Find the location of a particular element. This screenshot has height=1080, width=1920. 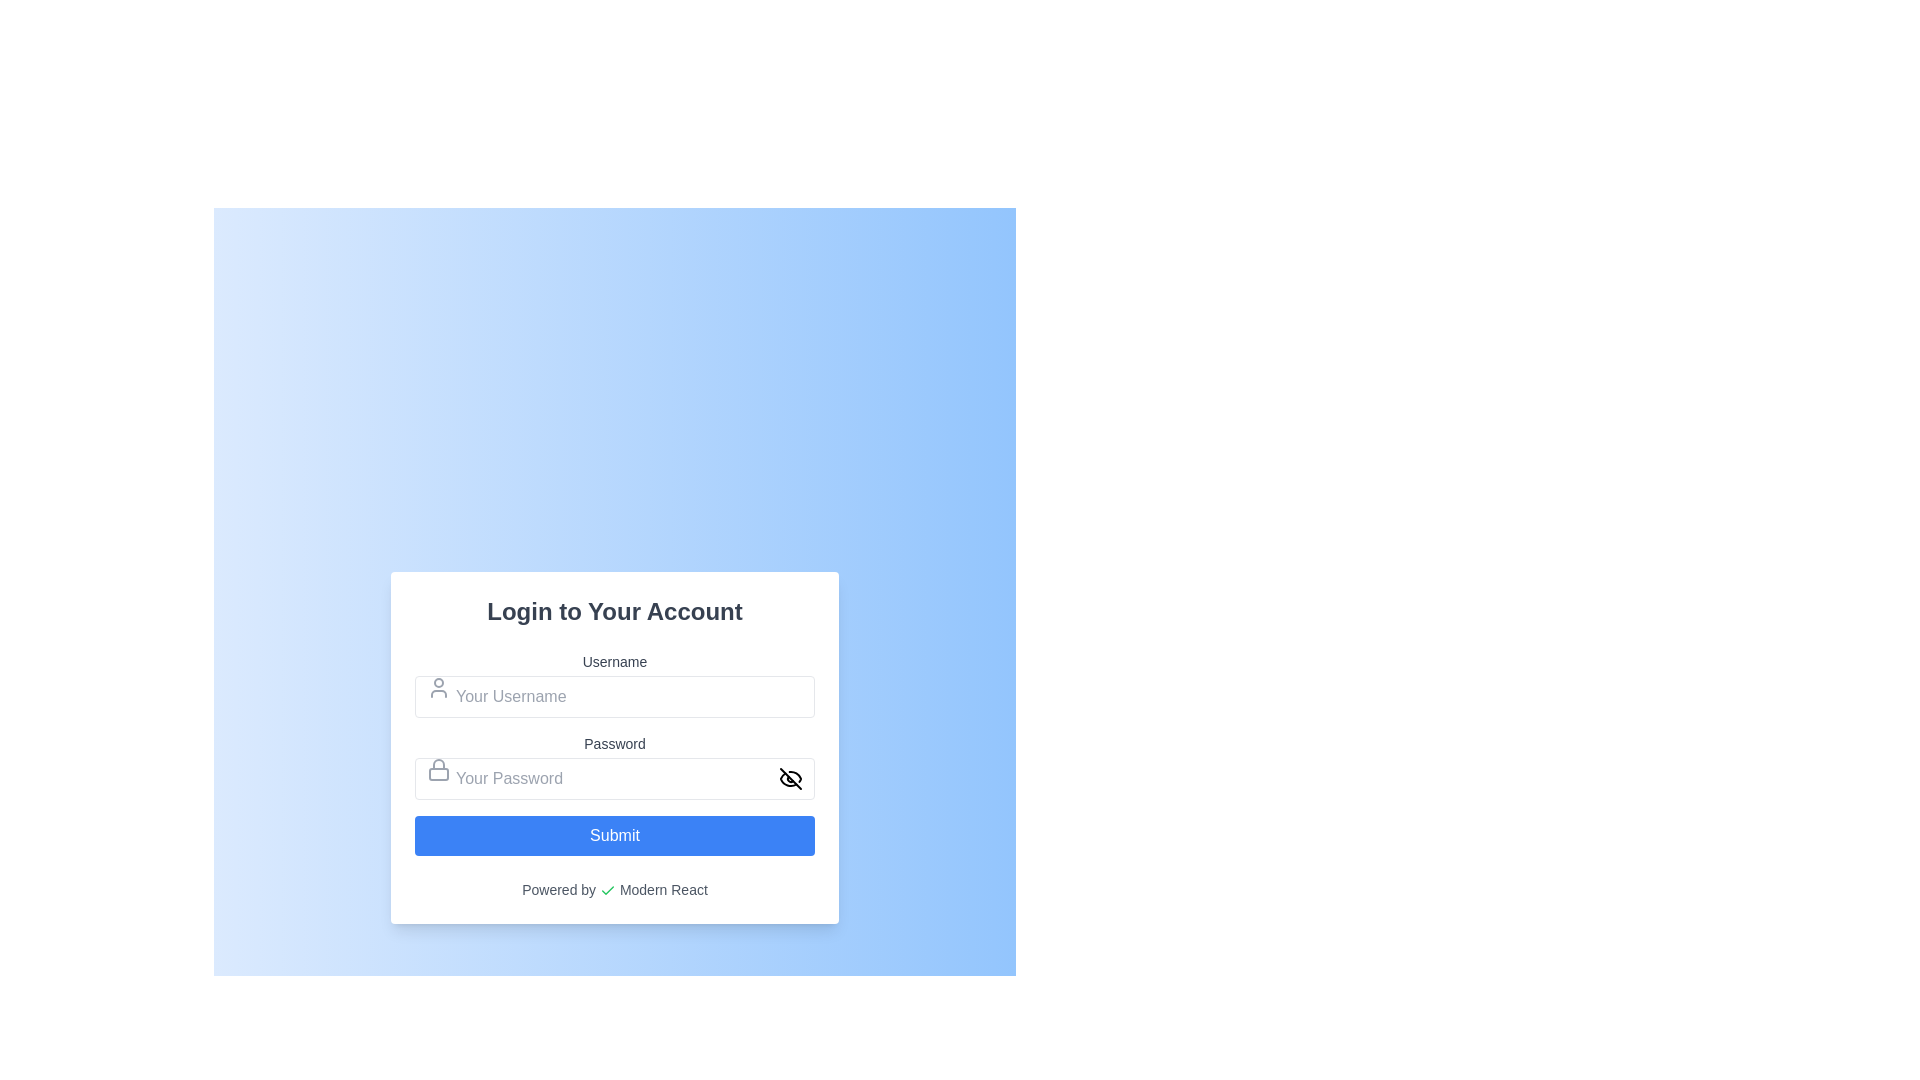

the text element saying 'Powered by Modern React' with a green checkmark icon, located at the bottom of the interface card below the 'Submit' button is located at coordinates (613, 889).